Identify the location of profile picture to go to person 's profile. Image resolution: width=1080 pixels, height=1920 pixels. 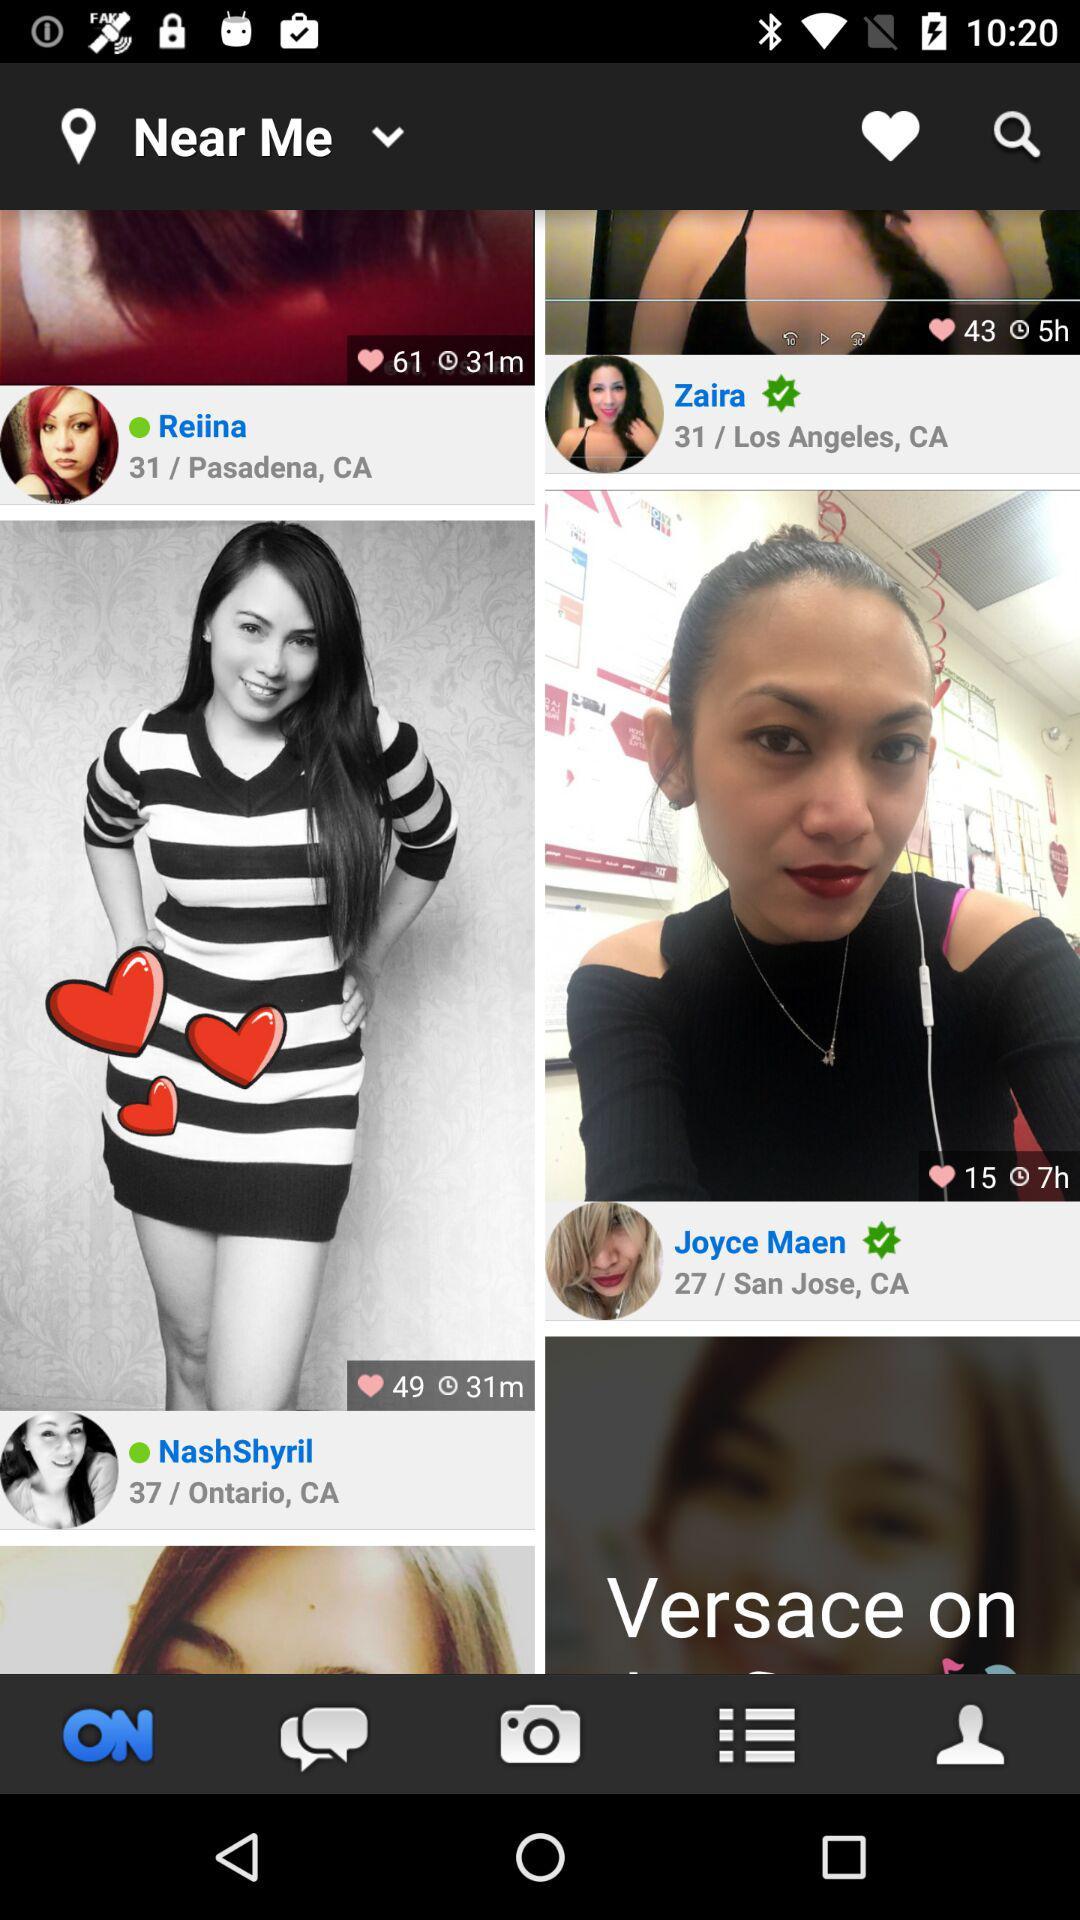
(812, 1505).